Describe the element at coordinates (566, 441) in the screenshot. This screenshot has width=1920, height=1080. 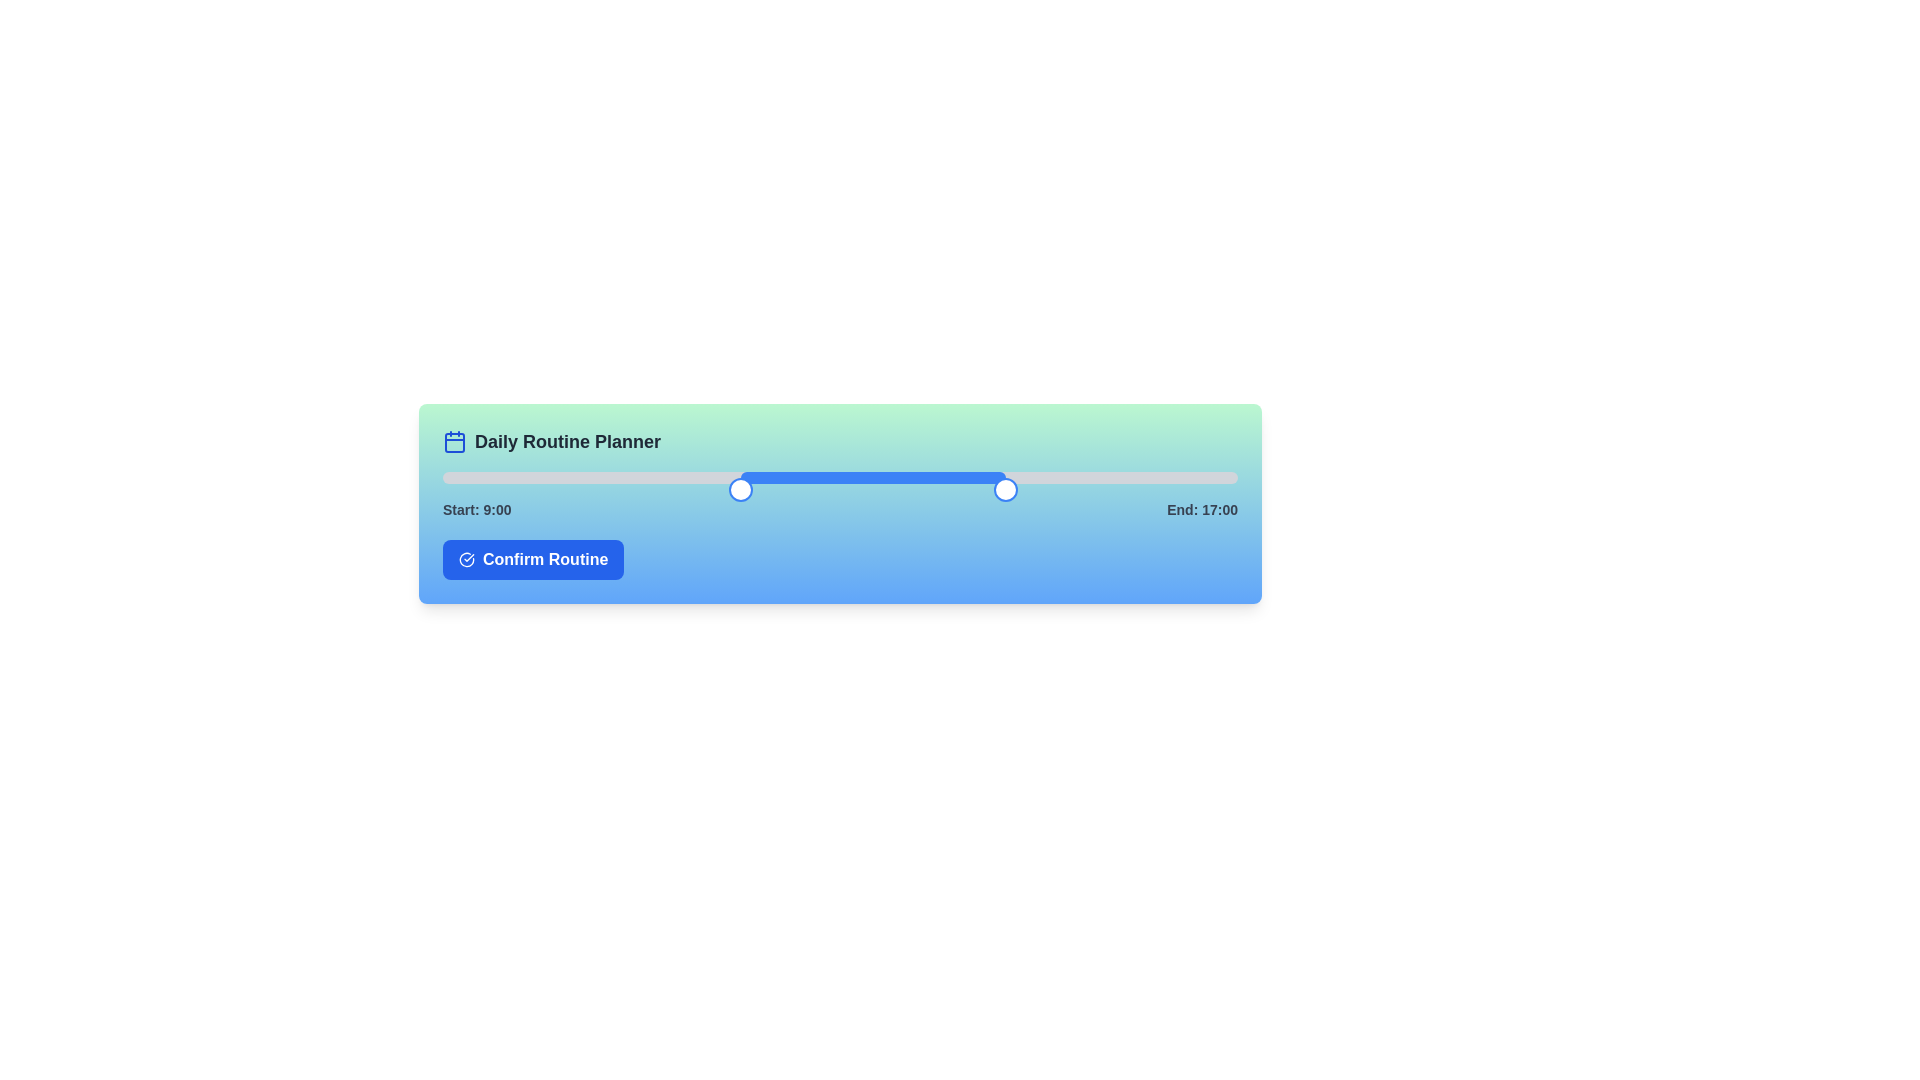
I see `the static text label displaying 'Daily Routine Planner' which is positioned to the right of a calendar icon in the header of the planner interface` at that location.